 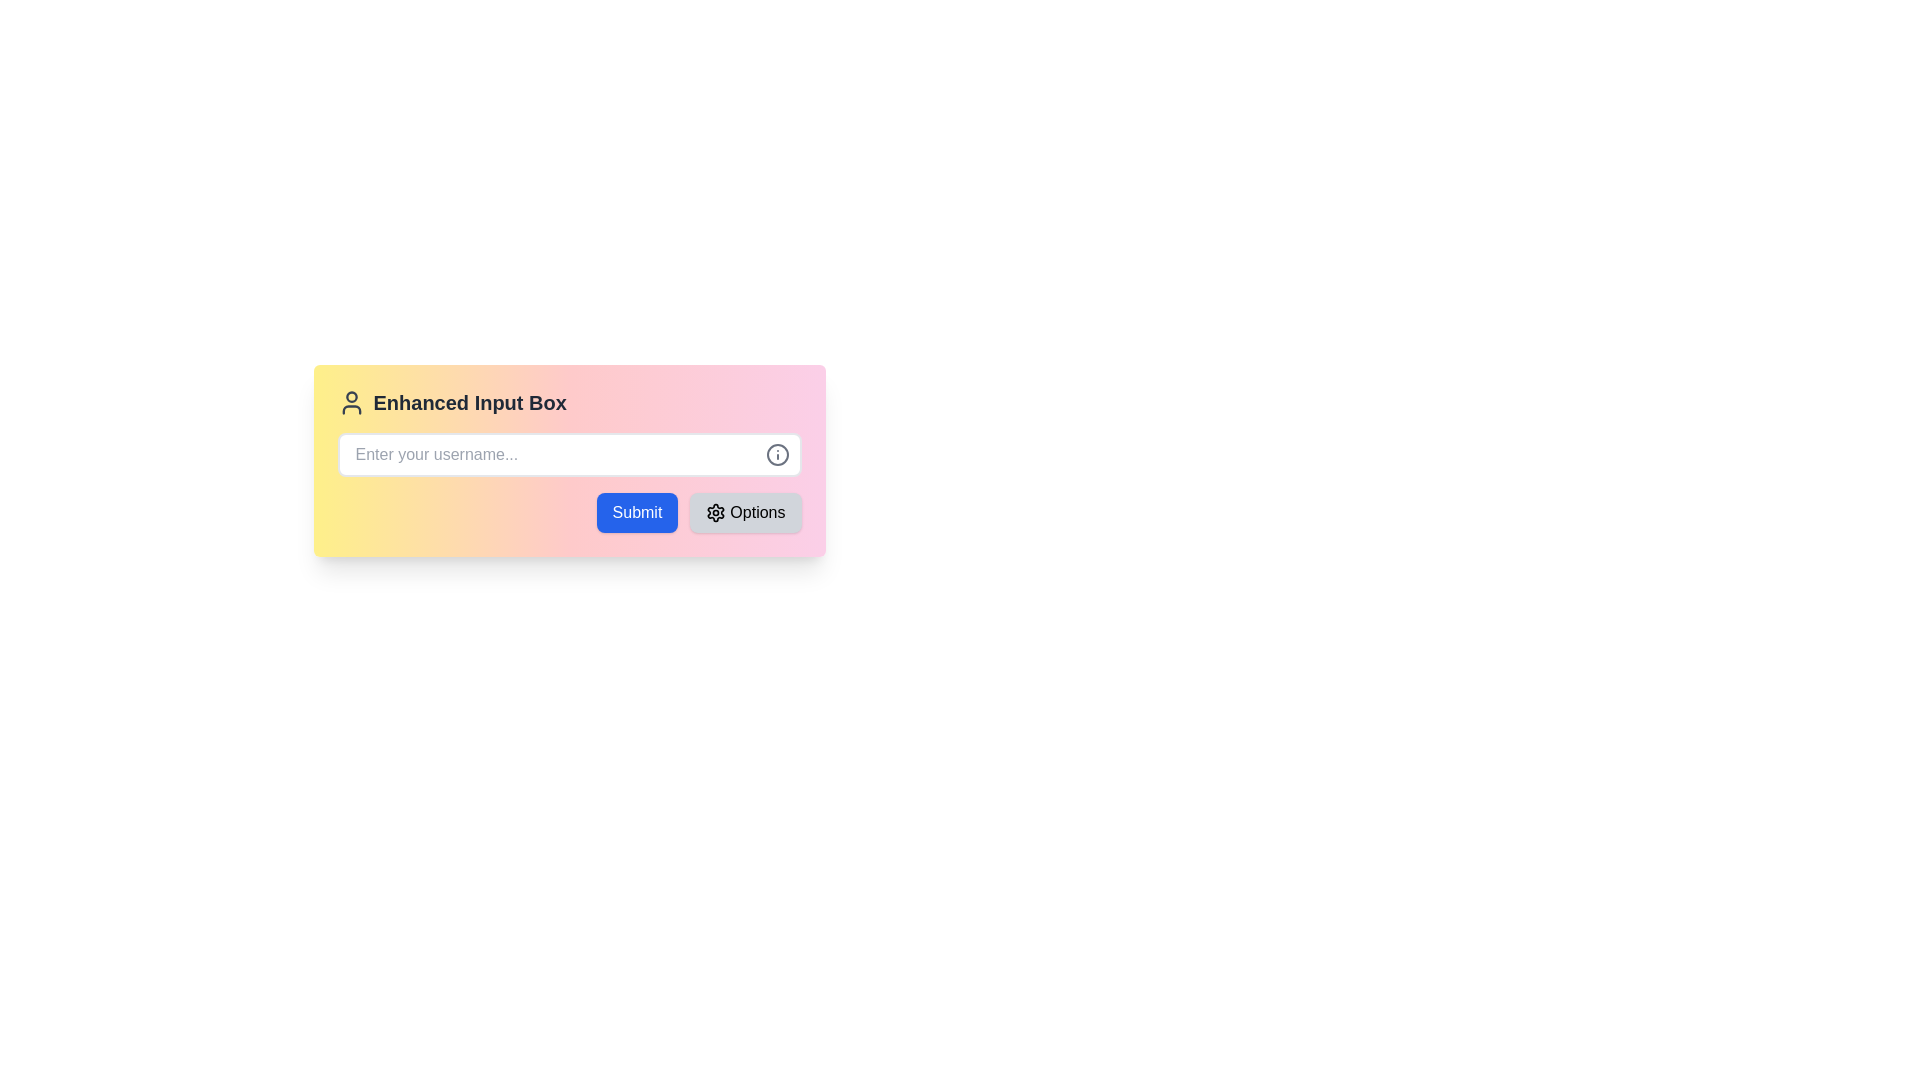 I want to click on the 'Options' button, which is a rounded rectangular button with a light gray background and a gear icon, located at the bottom-right section of the interface, so click(x=744, y=512).